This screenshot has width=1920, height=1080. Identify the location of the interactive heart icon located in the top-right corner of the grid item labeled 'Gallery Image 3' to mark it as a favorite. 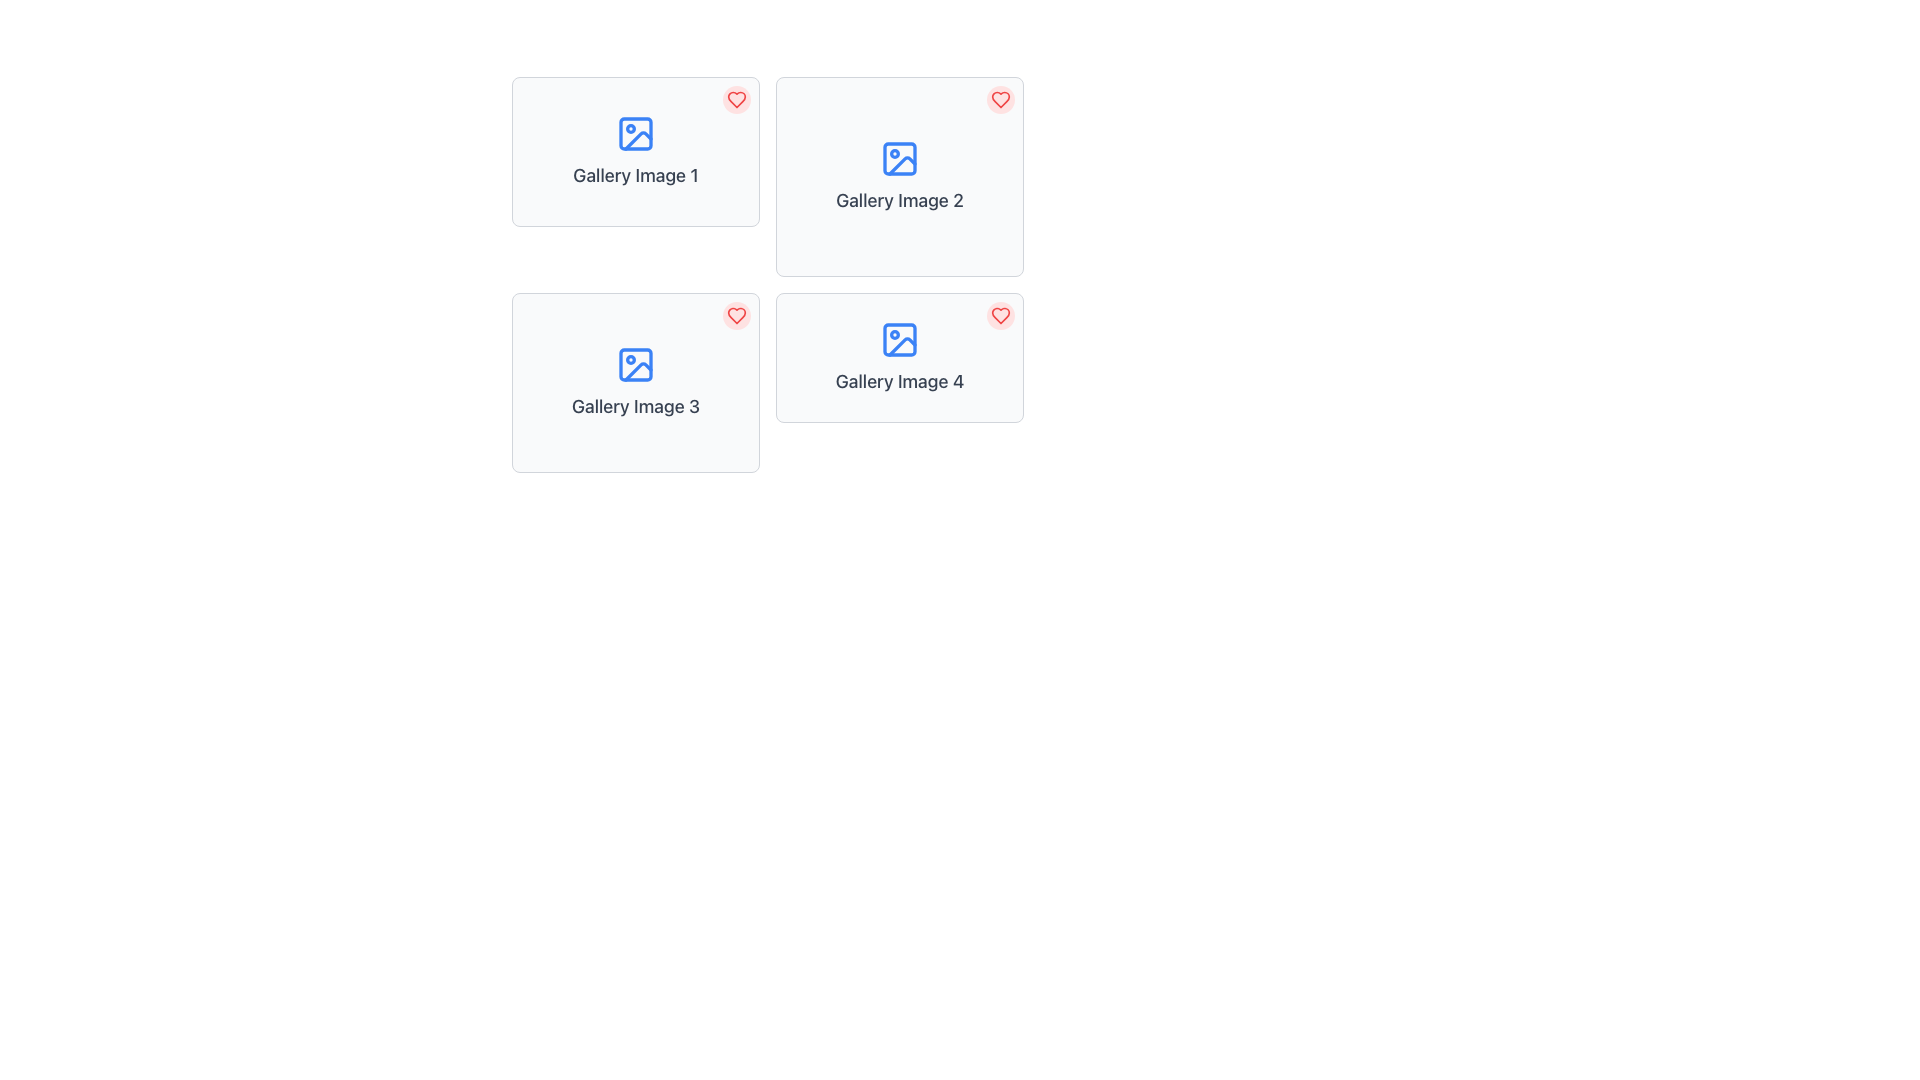
(736, 315).